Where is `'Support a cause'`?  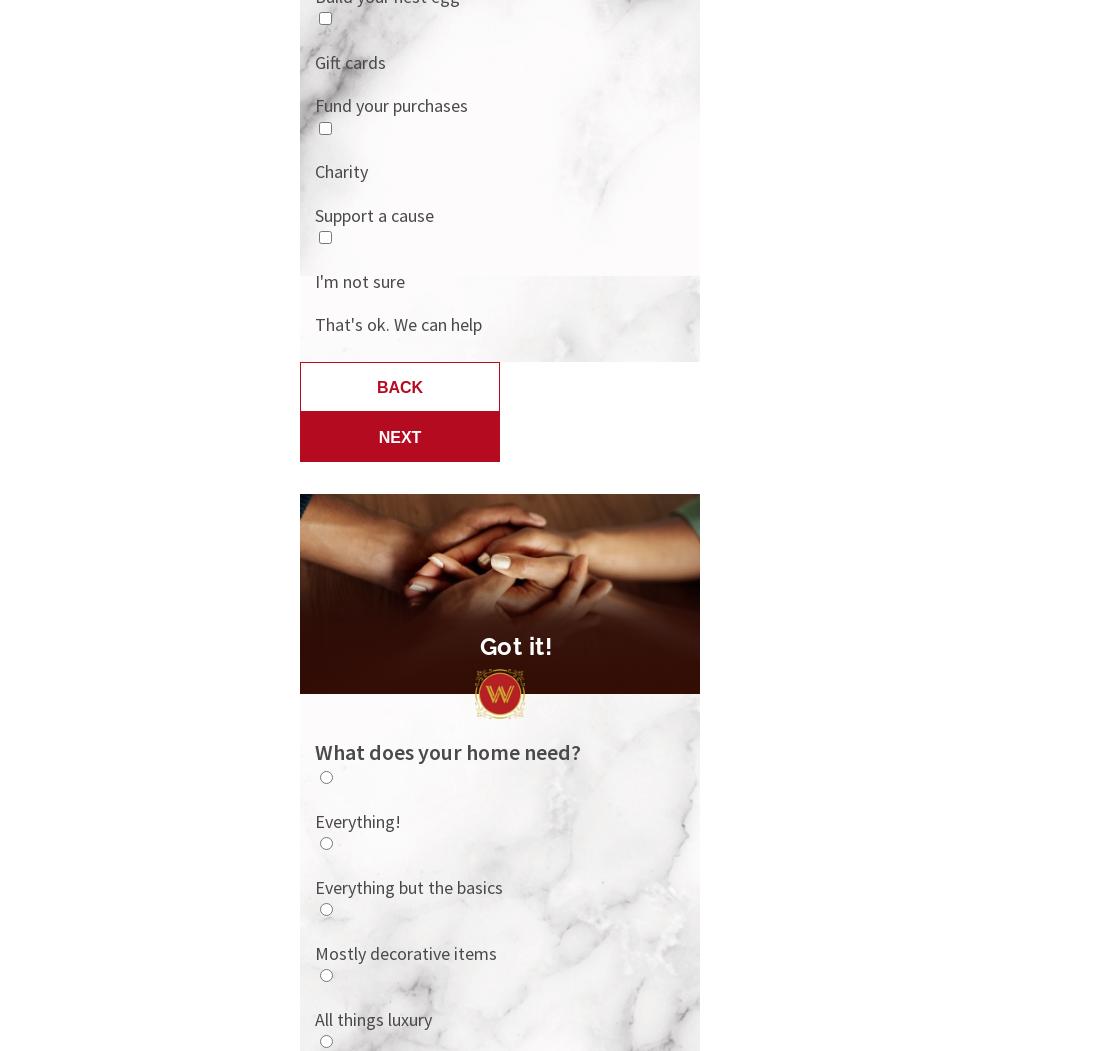
'Support a cause' is located at coordinates (374, 213).